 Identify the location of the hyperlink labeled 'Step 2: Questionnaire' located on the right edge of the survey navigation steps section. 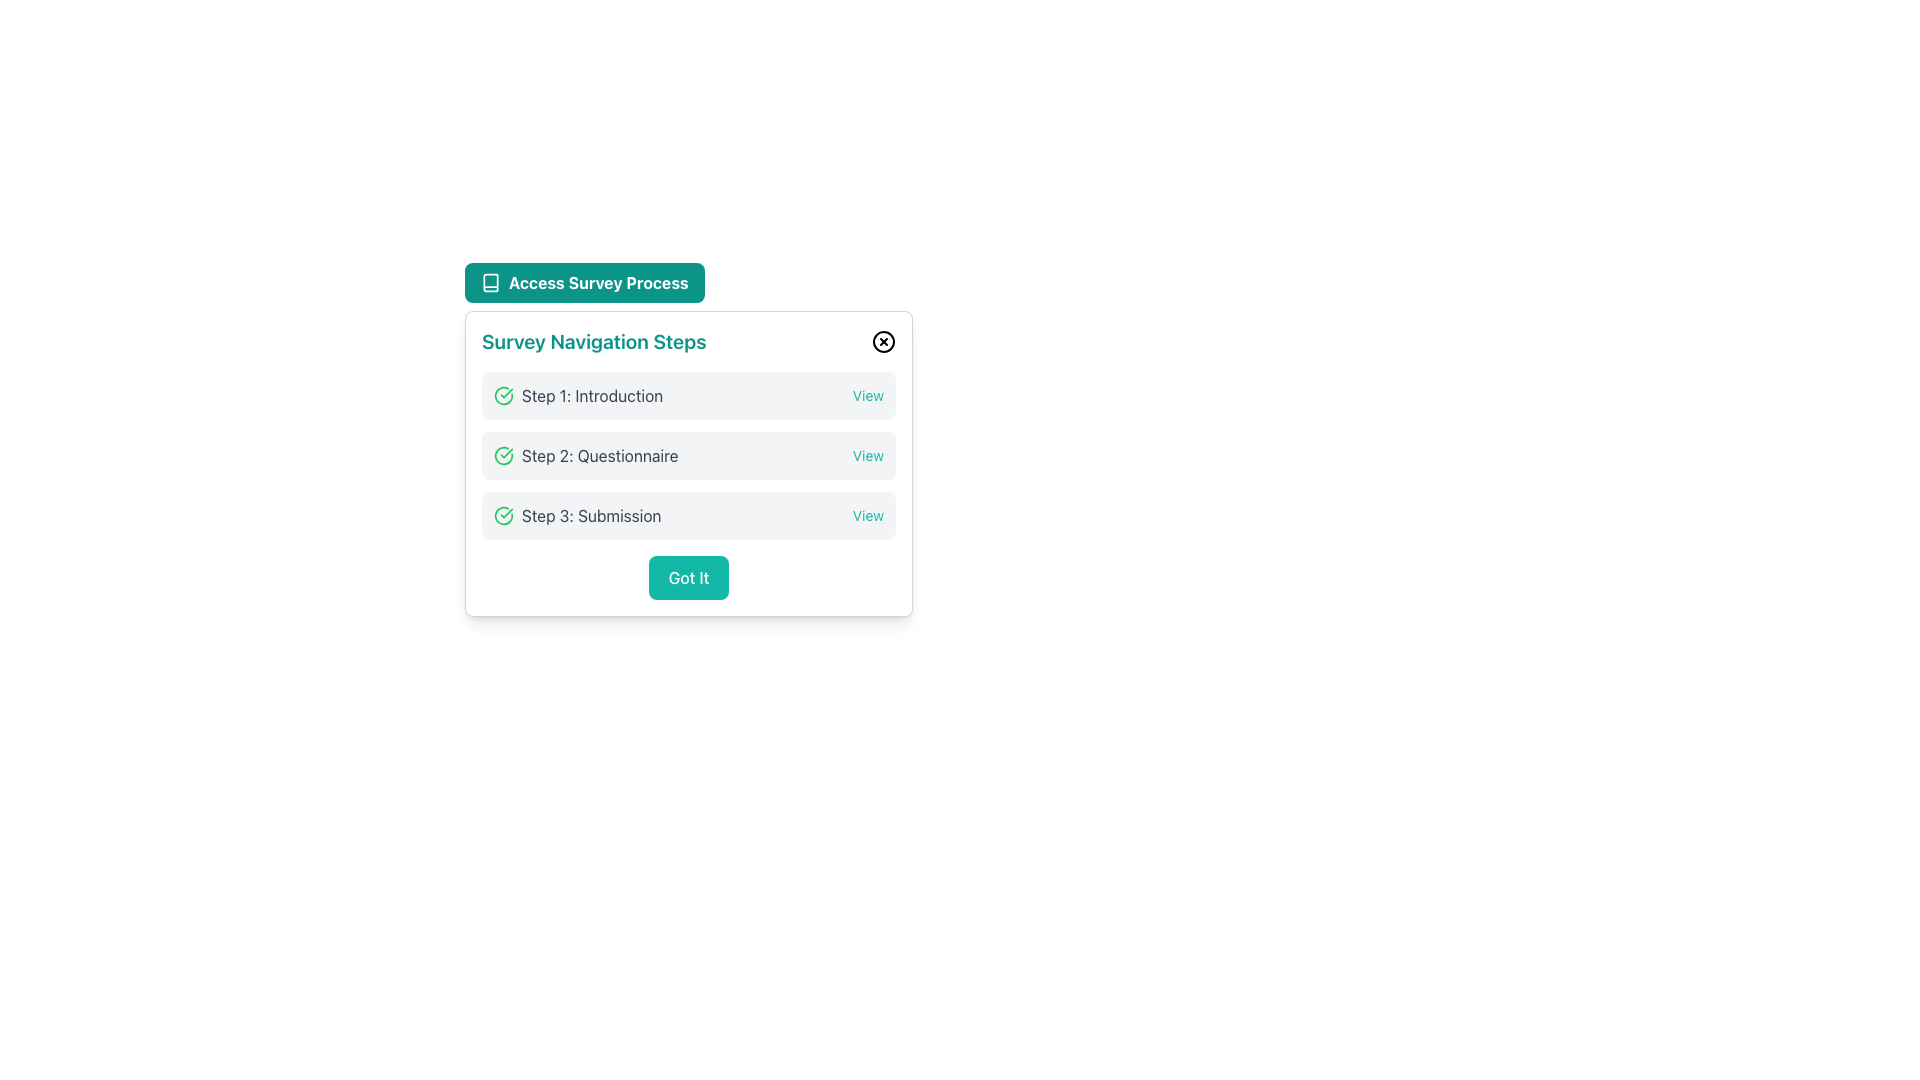
(868, 455).